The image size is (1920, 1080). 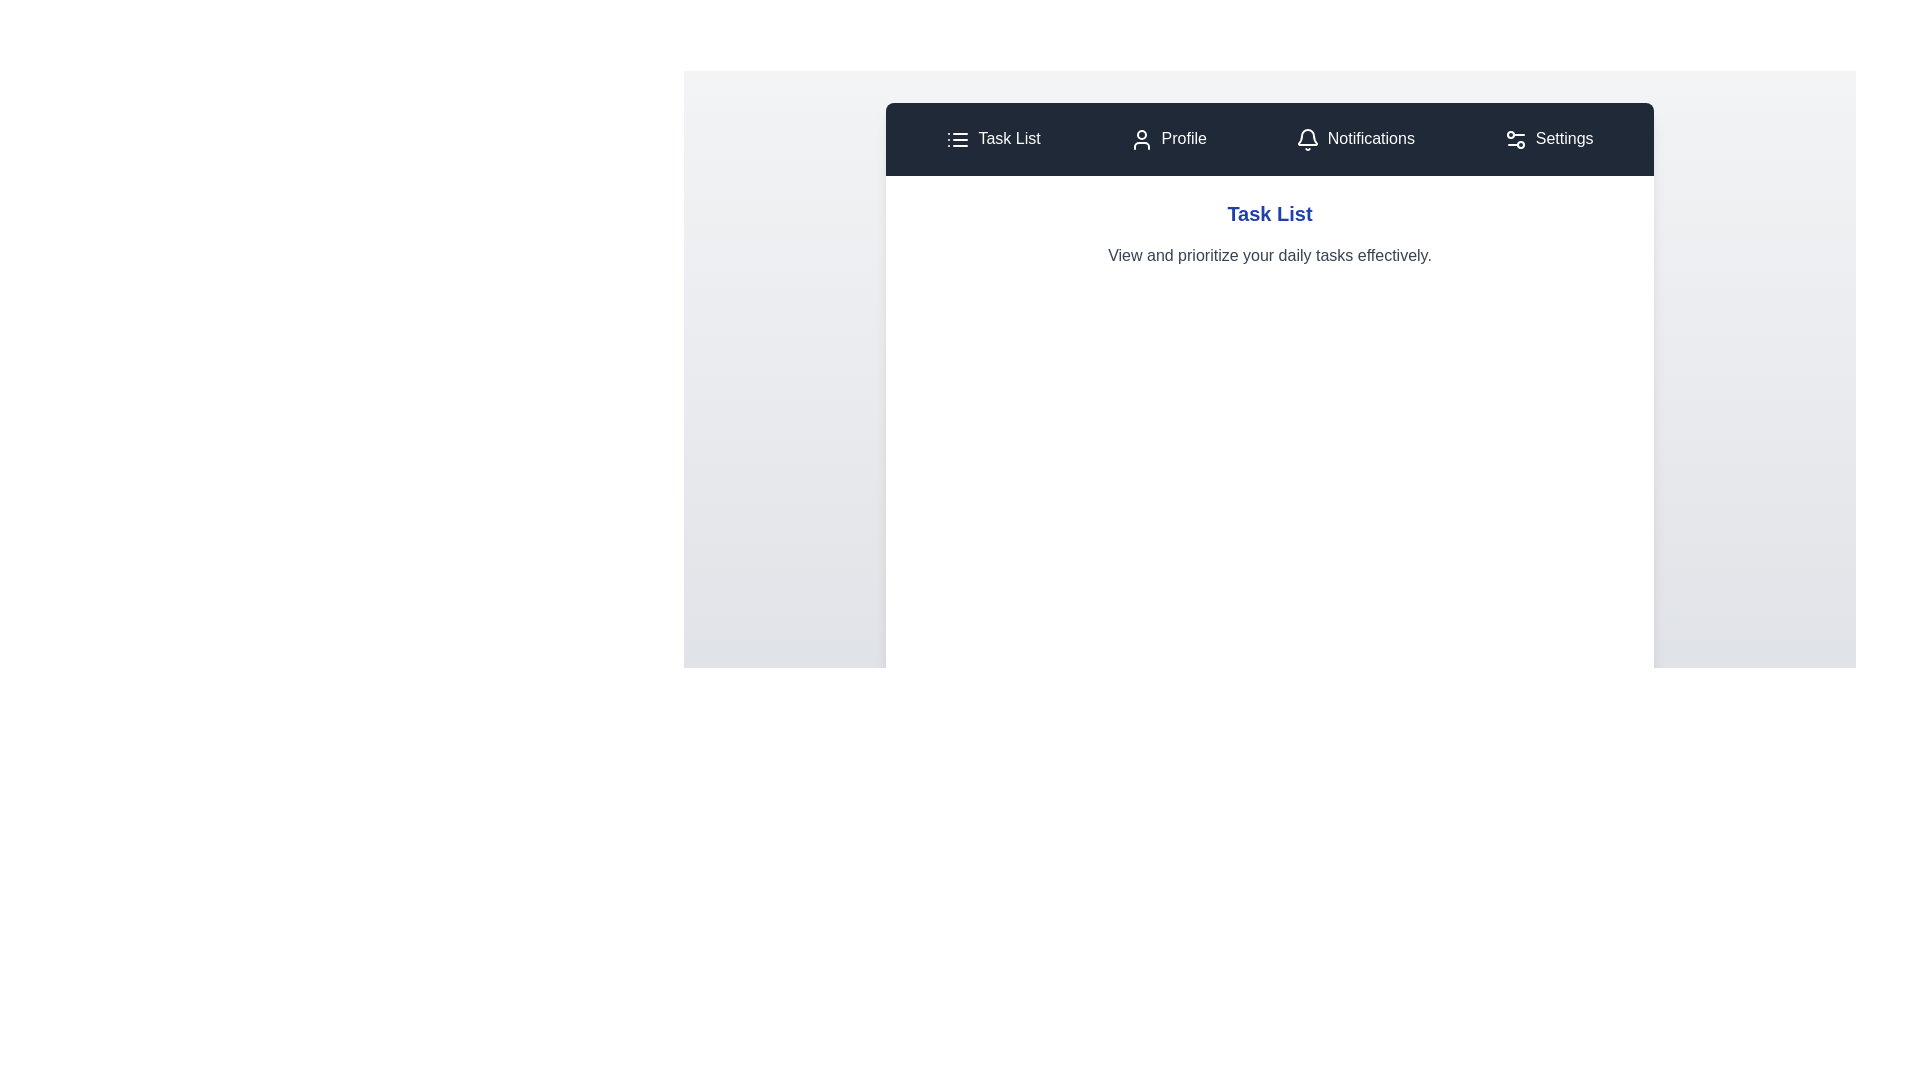 I want to click on the tab labeled Profile, so click(x=1168, y=138).